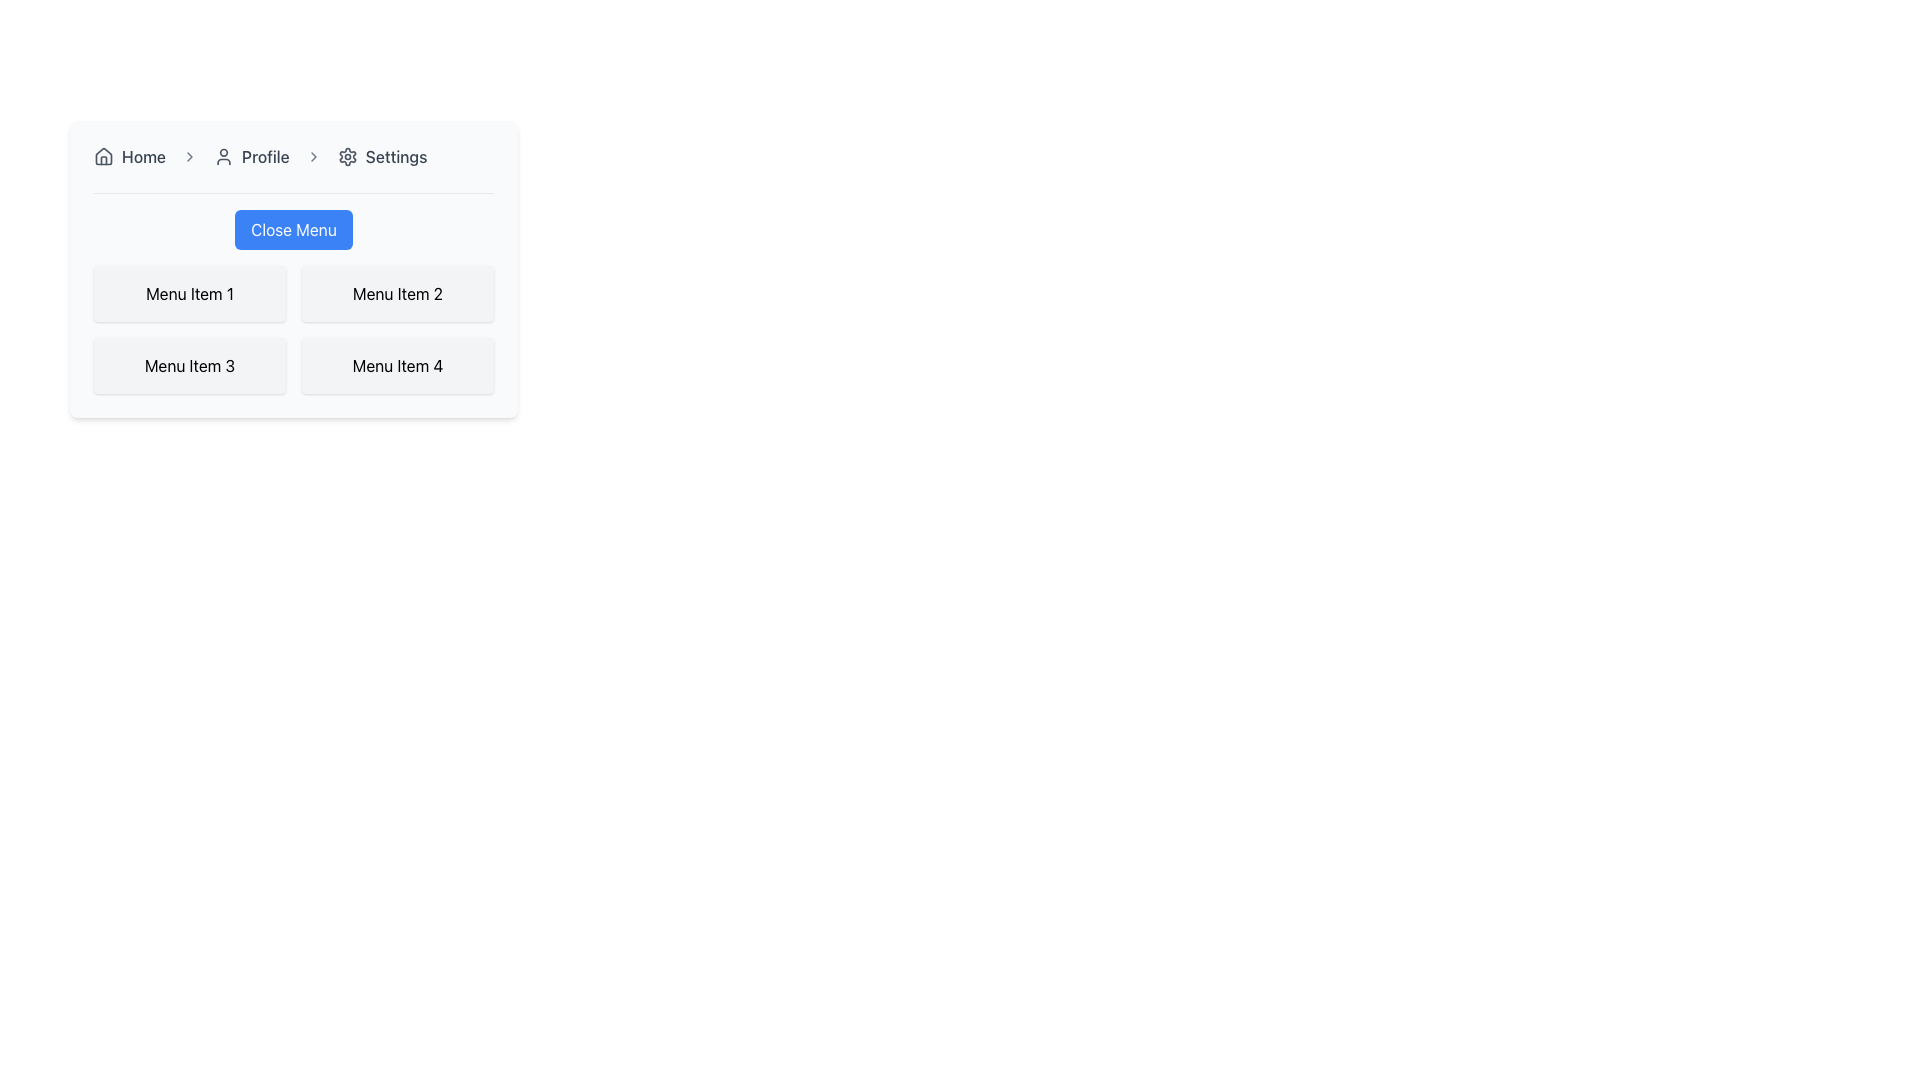  I want to click on the gear or cog icon representing settings located in the upper right corner of the navigation bar, adjacent to the Profile and Settings labels, so click(347, 156).